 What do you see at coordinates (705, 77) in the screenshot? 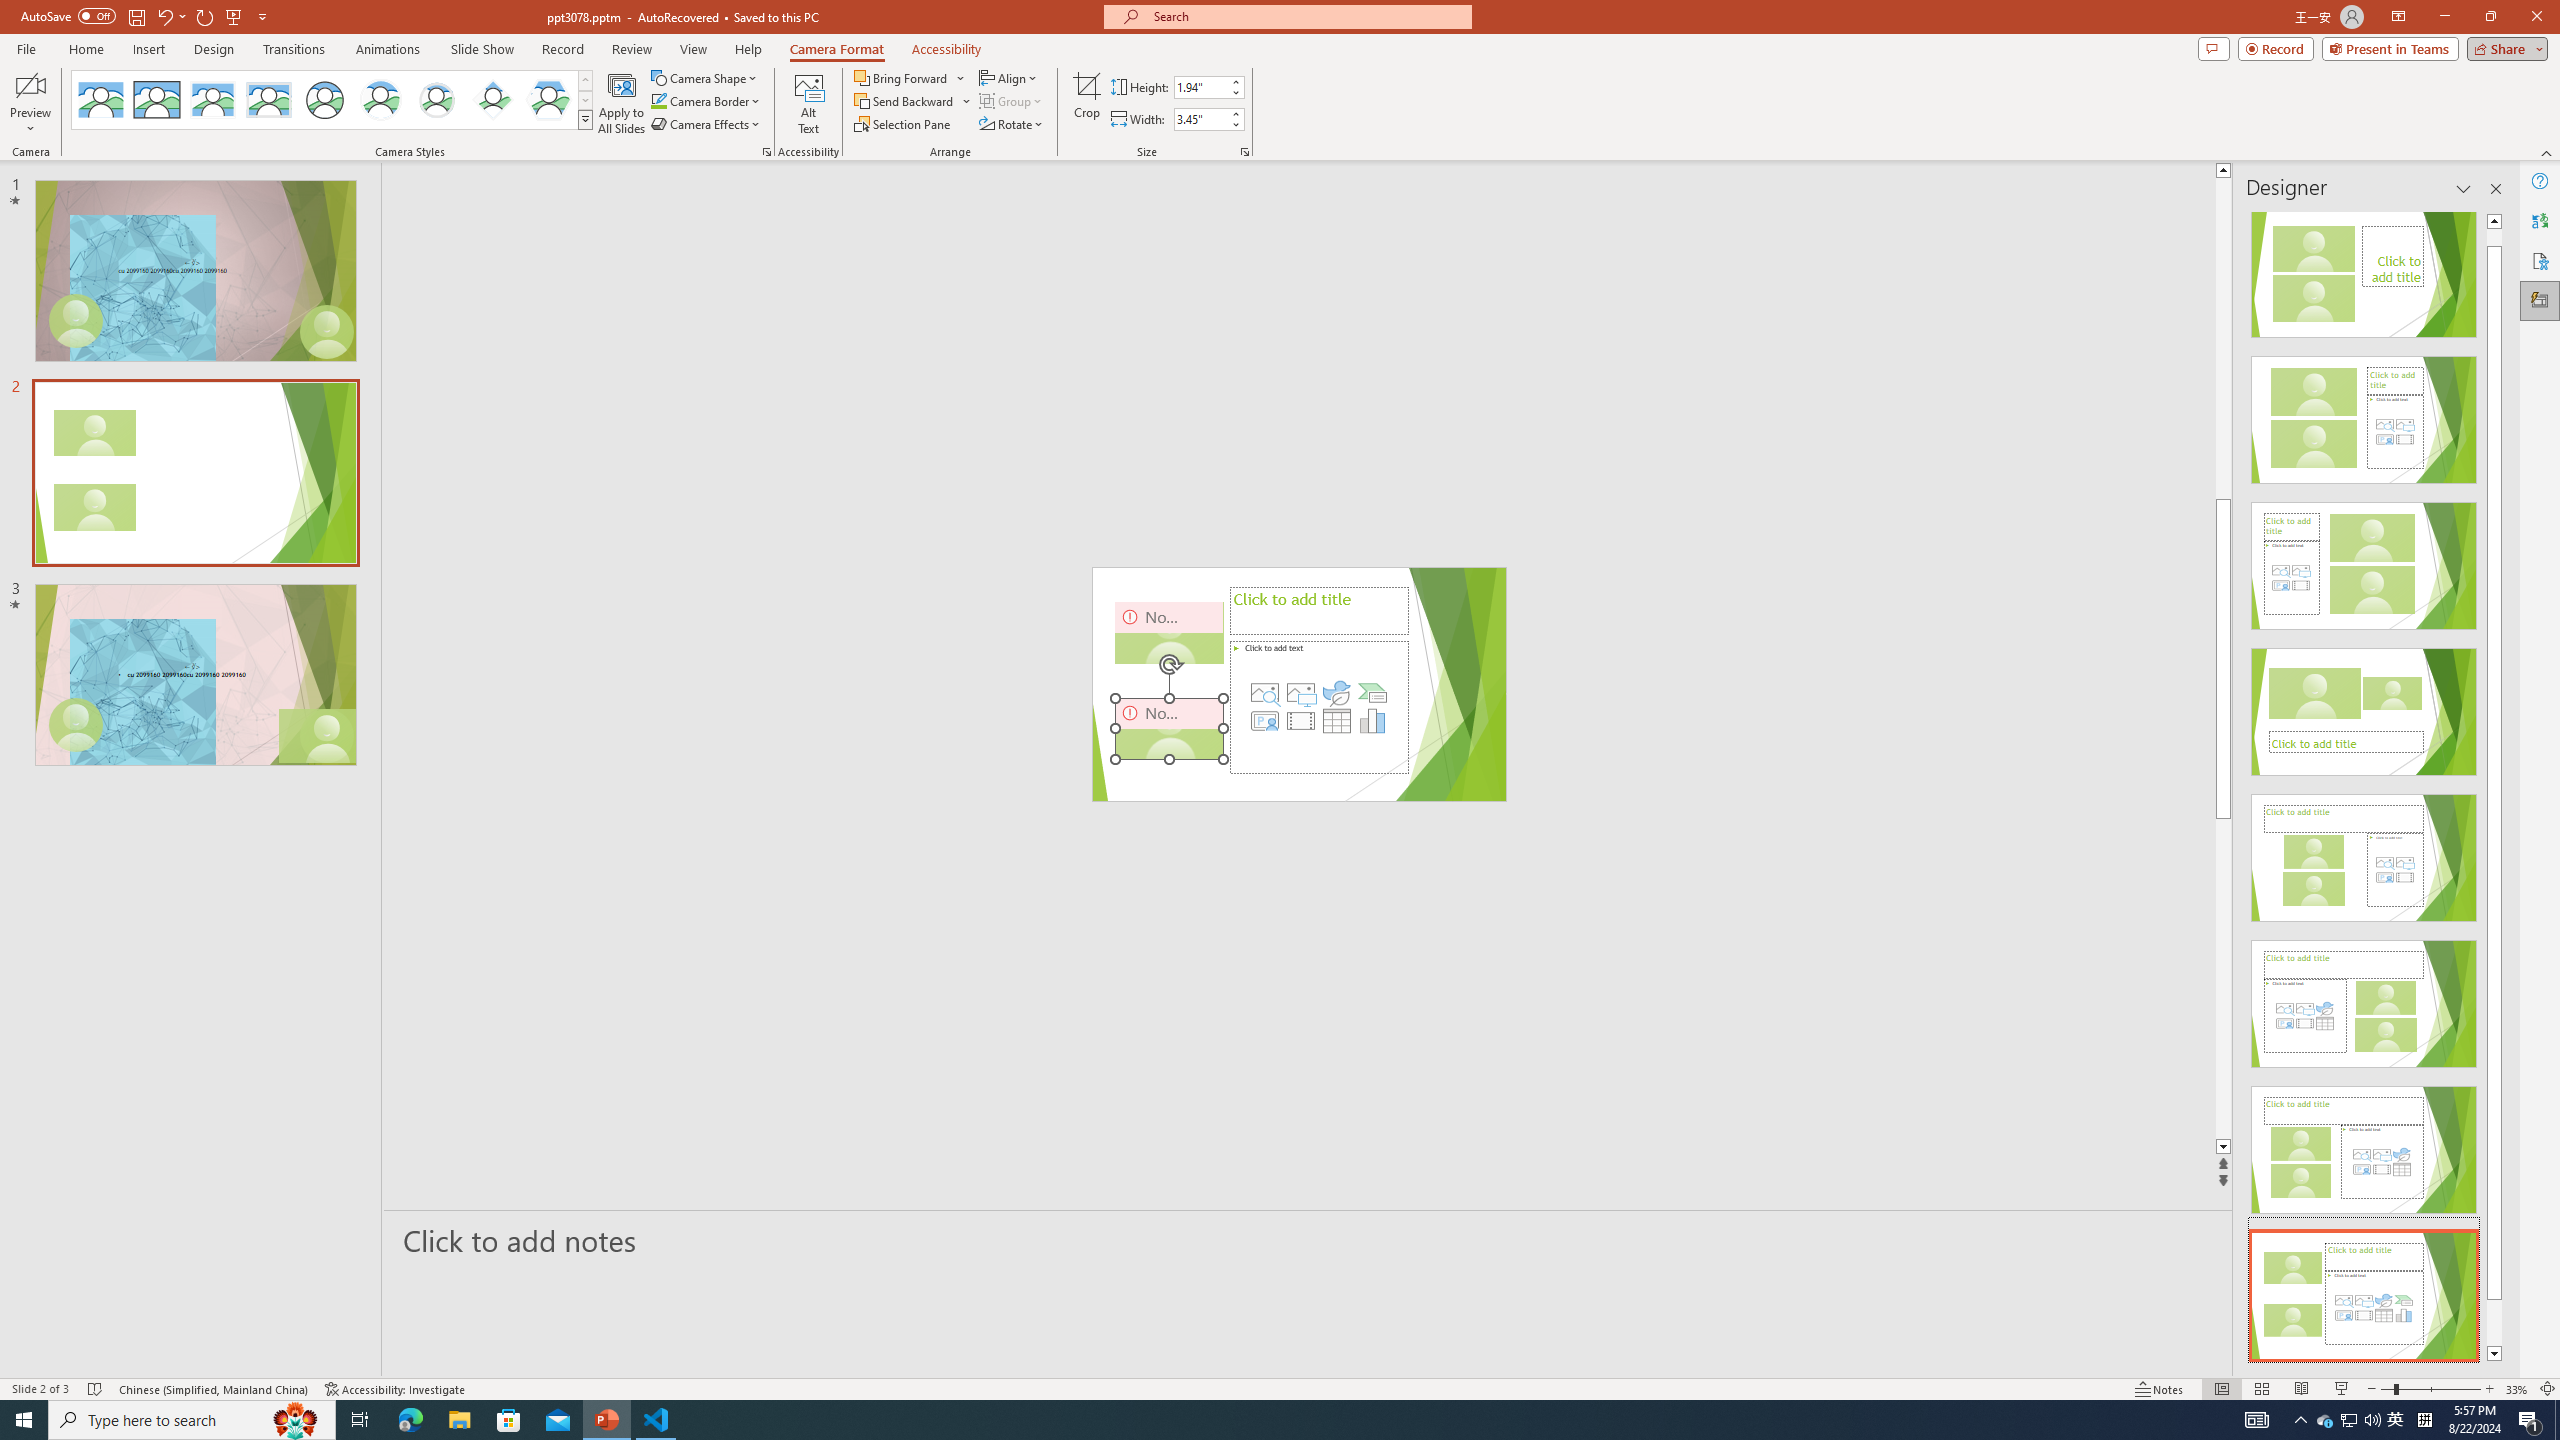
I see `'Camera Shape'` at bounding box center [705, 77].